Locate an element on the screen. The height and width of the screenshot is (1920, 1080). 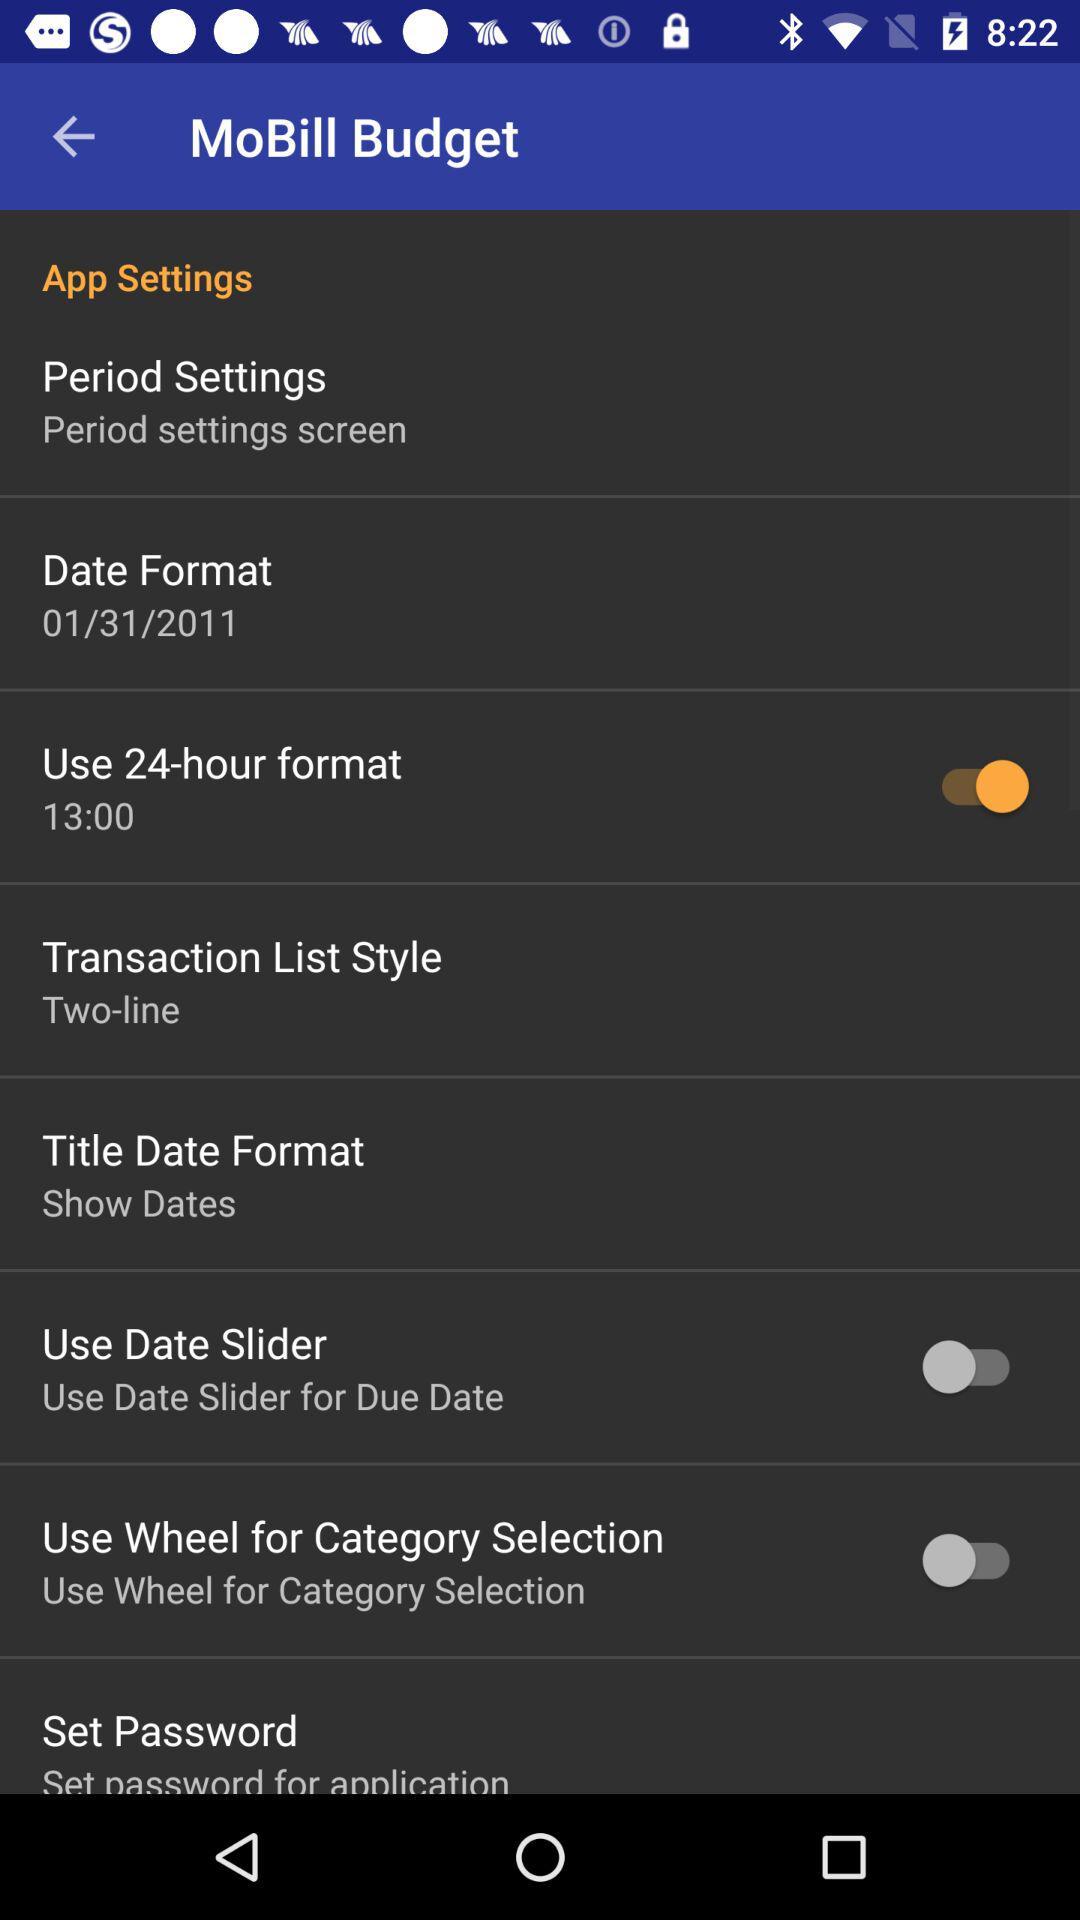
the icon below use 24 hour item is located at coordinates (87, 815).